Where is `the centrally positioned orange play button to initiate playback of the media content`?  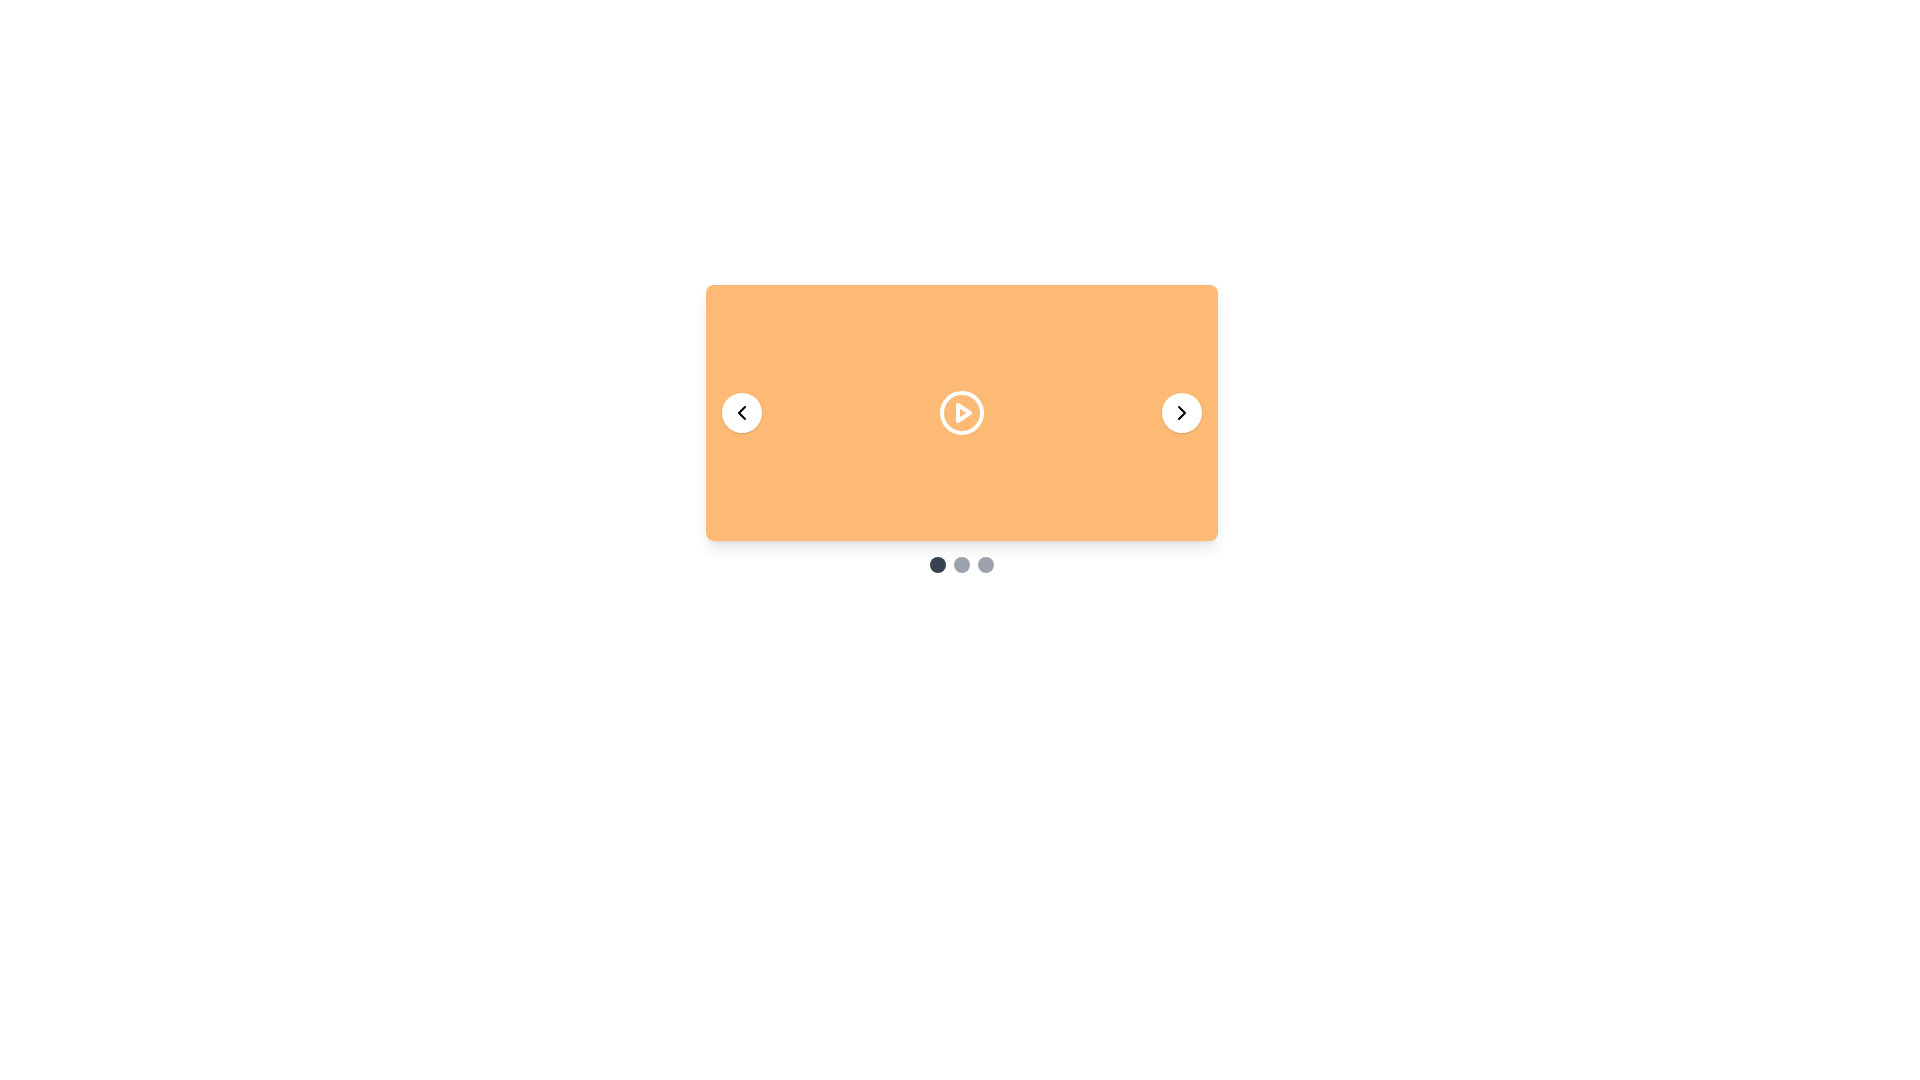
the centrally positioned orange play button to initiate playback of the media content is located at coordinates (961, 411).